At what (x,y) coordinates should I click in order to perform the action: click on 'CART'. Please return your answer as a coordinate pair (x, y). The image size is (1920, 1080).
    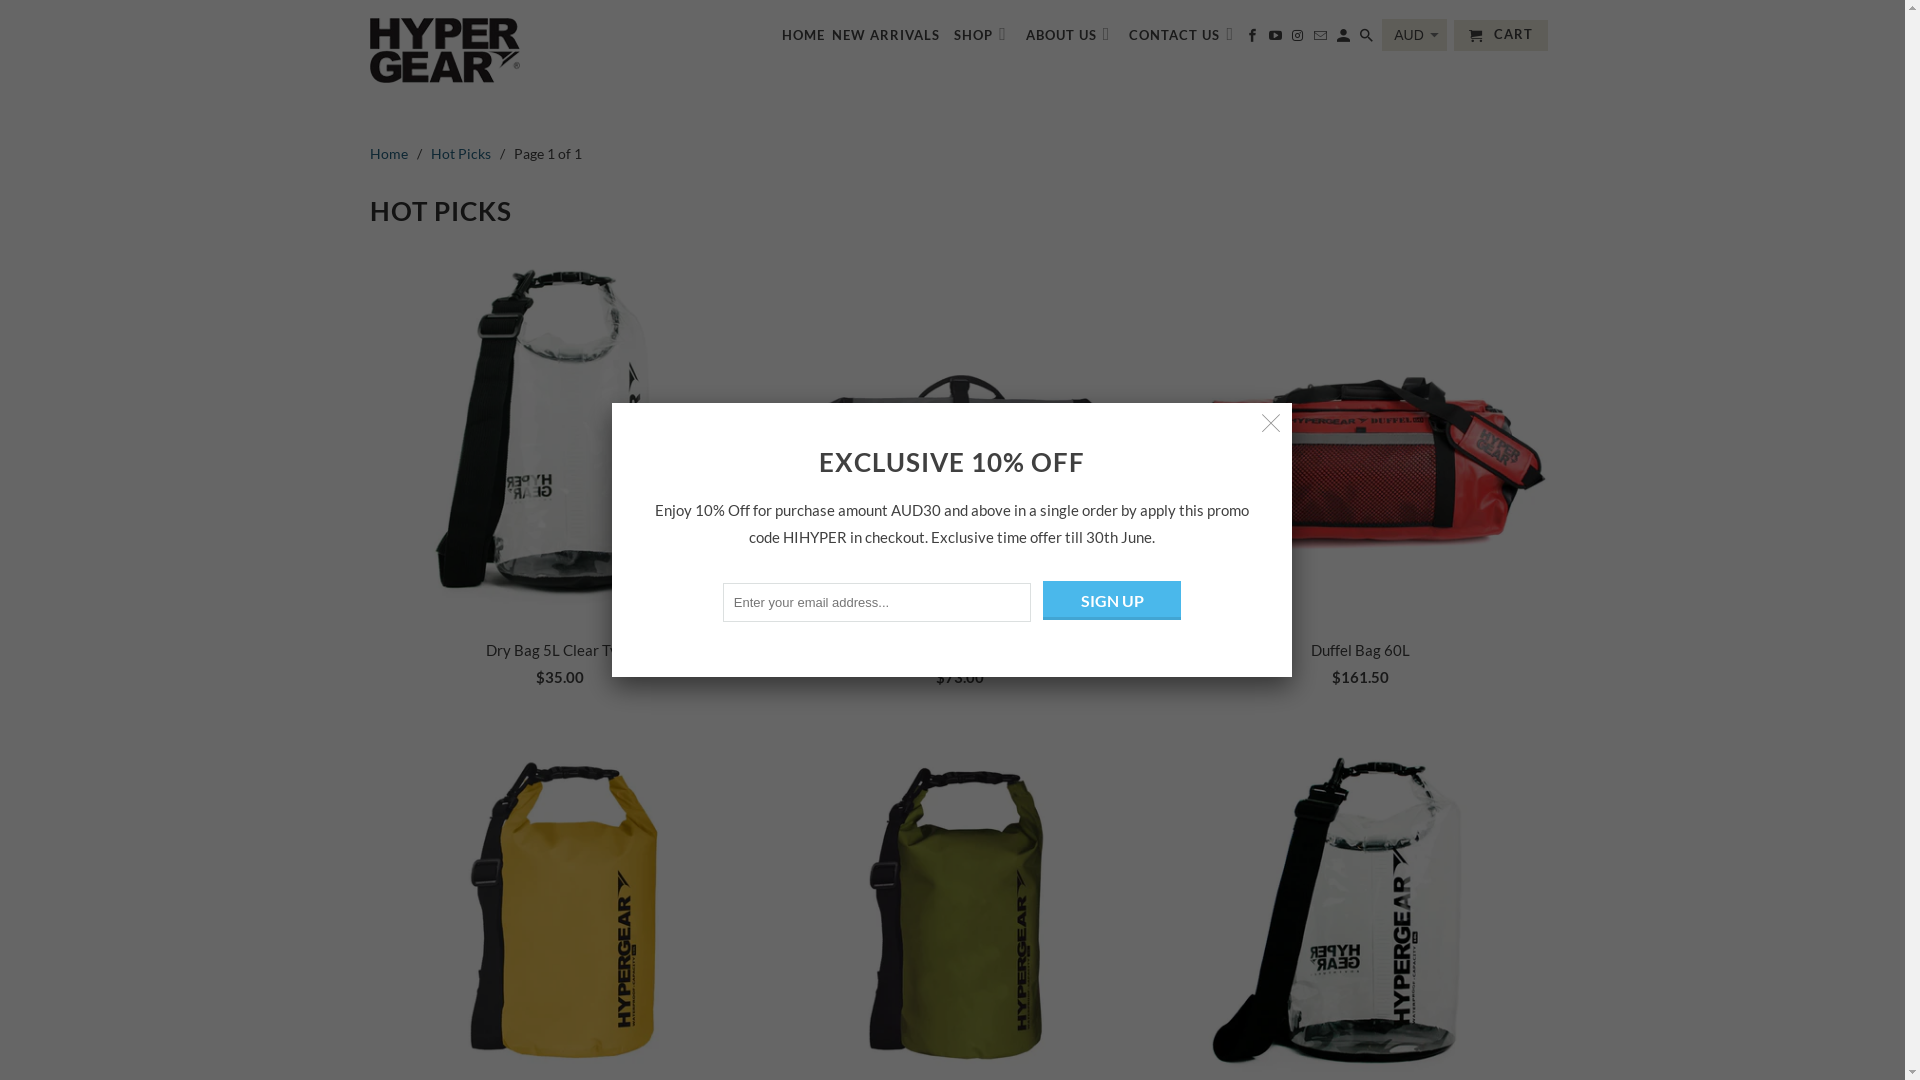
    Looking at the image, I should click on (1501, 35).